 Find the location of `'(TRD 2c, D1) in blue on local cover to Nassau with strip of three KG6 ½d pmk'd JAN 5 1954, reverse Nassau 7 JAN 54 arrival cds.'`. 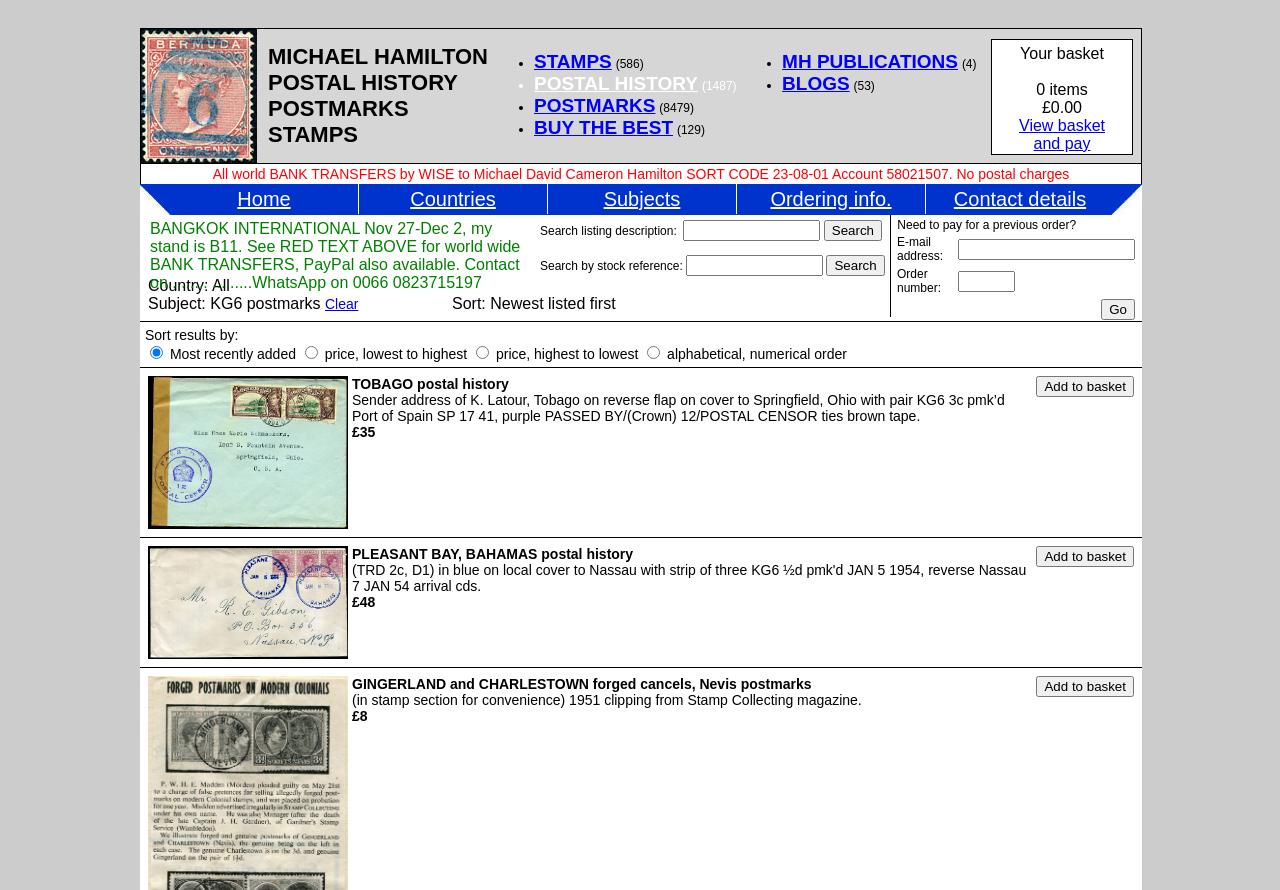

'(TRD 2c, D1) in blue on local cover to Nassau with strip of three KG6 ½d pmk'd JAN 5 1954, reverse Nassau 7 JAN 54 arrival cds.' is located at coordinates (689, 576).